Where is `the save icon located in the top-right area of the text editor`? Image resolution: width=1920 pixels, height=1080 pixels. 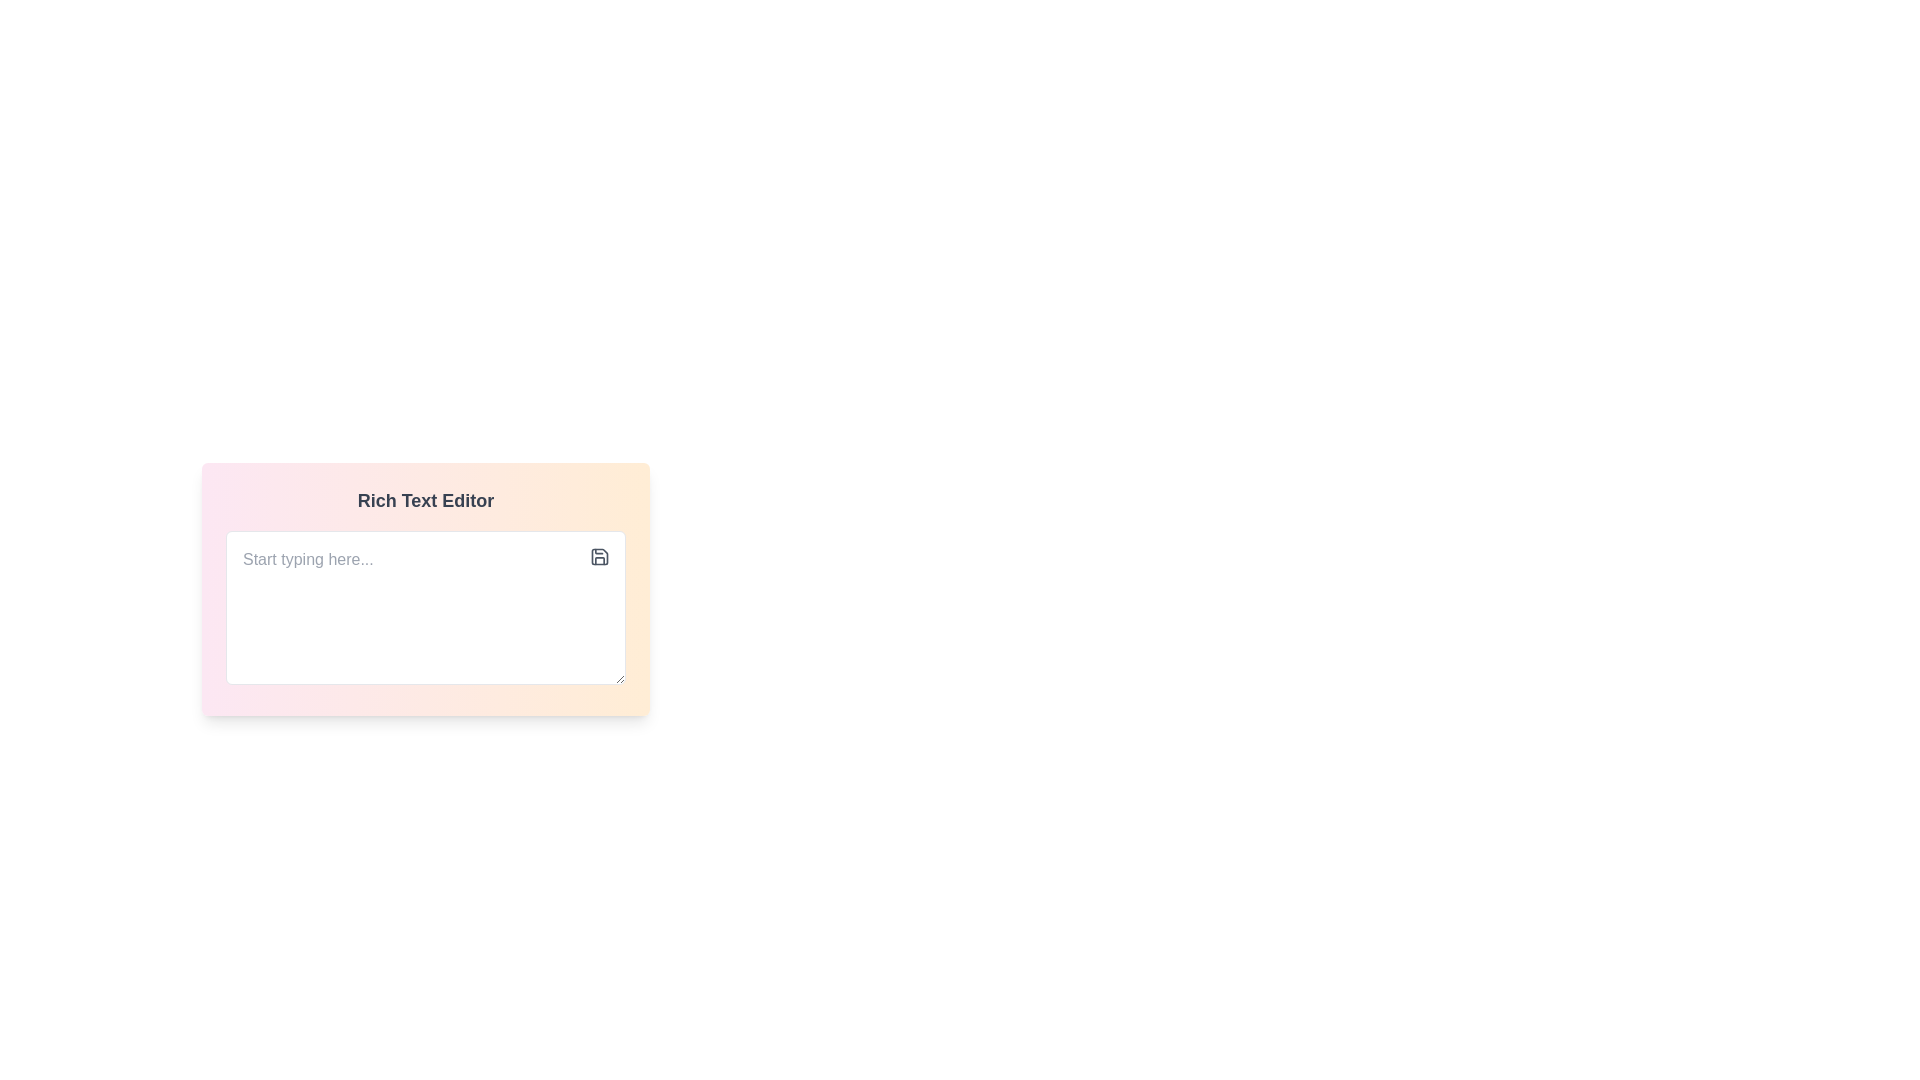 the save icon located in the top-right area of the text editor is located at coordinates (599, 556).